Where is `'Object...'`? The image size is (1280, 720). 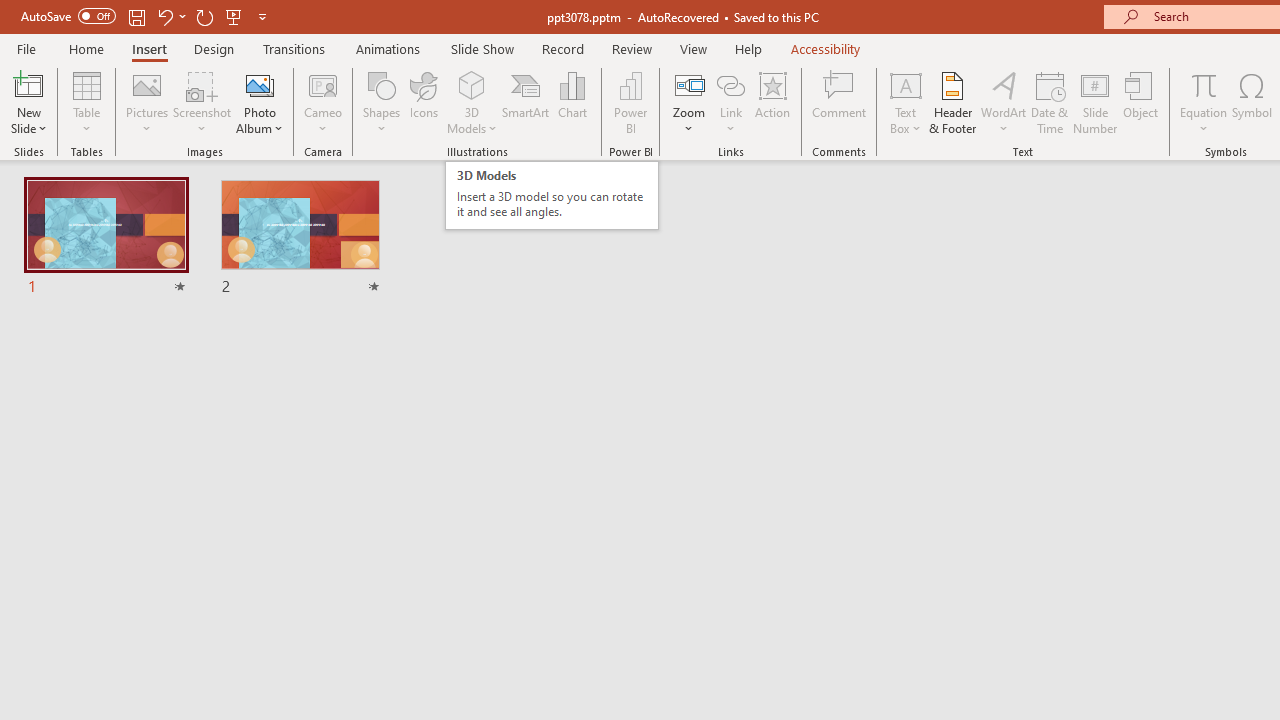 'Object...' is located at coordinates (1141, 103).